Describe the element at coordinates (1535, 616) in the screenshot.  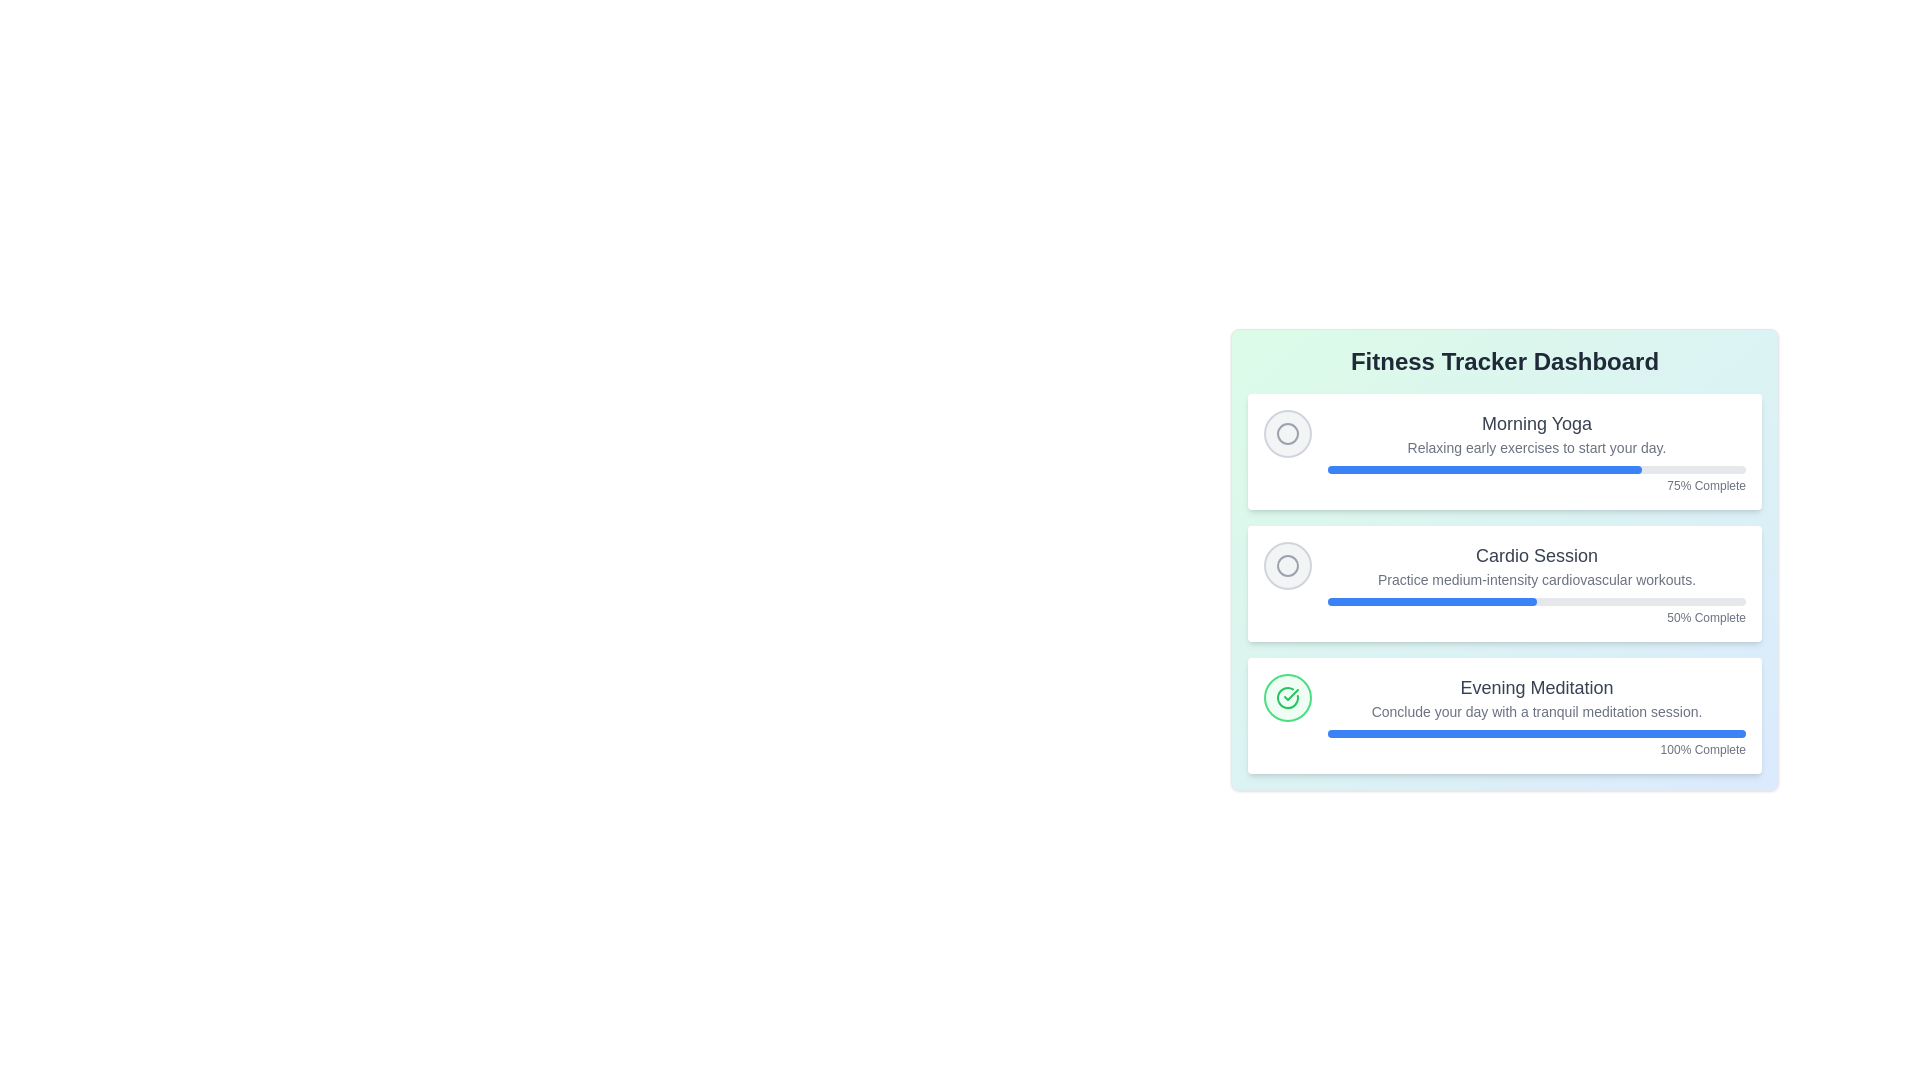
I see `the text label displaying '50% Complete' located in the bottom-right corner of the 'Cardio Session' section, styled in gray and aligned to the right` at that location.